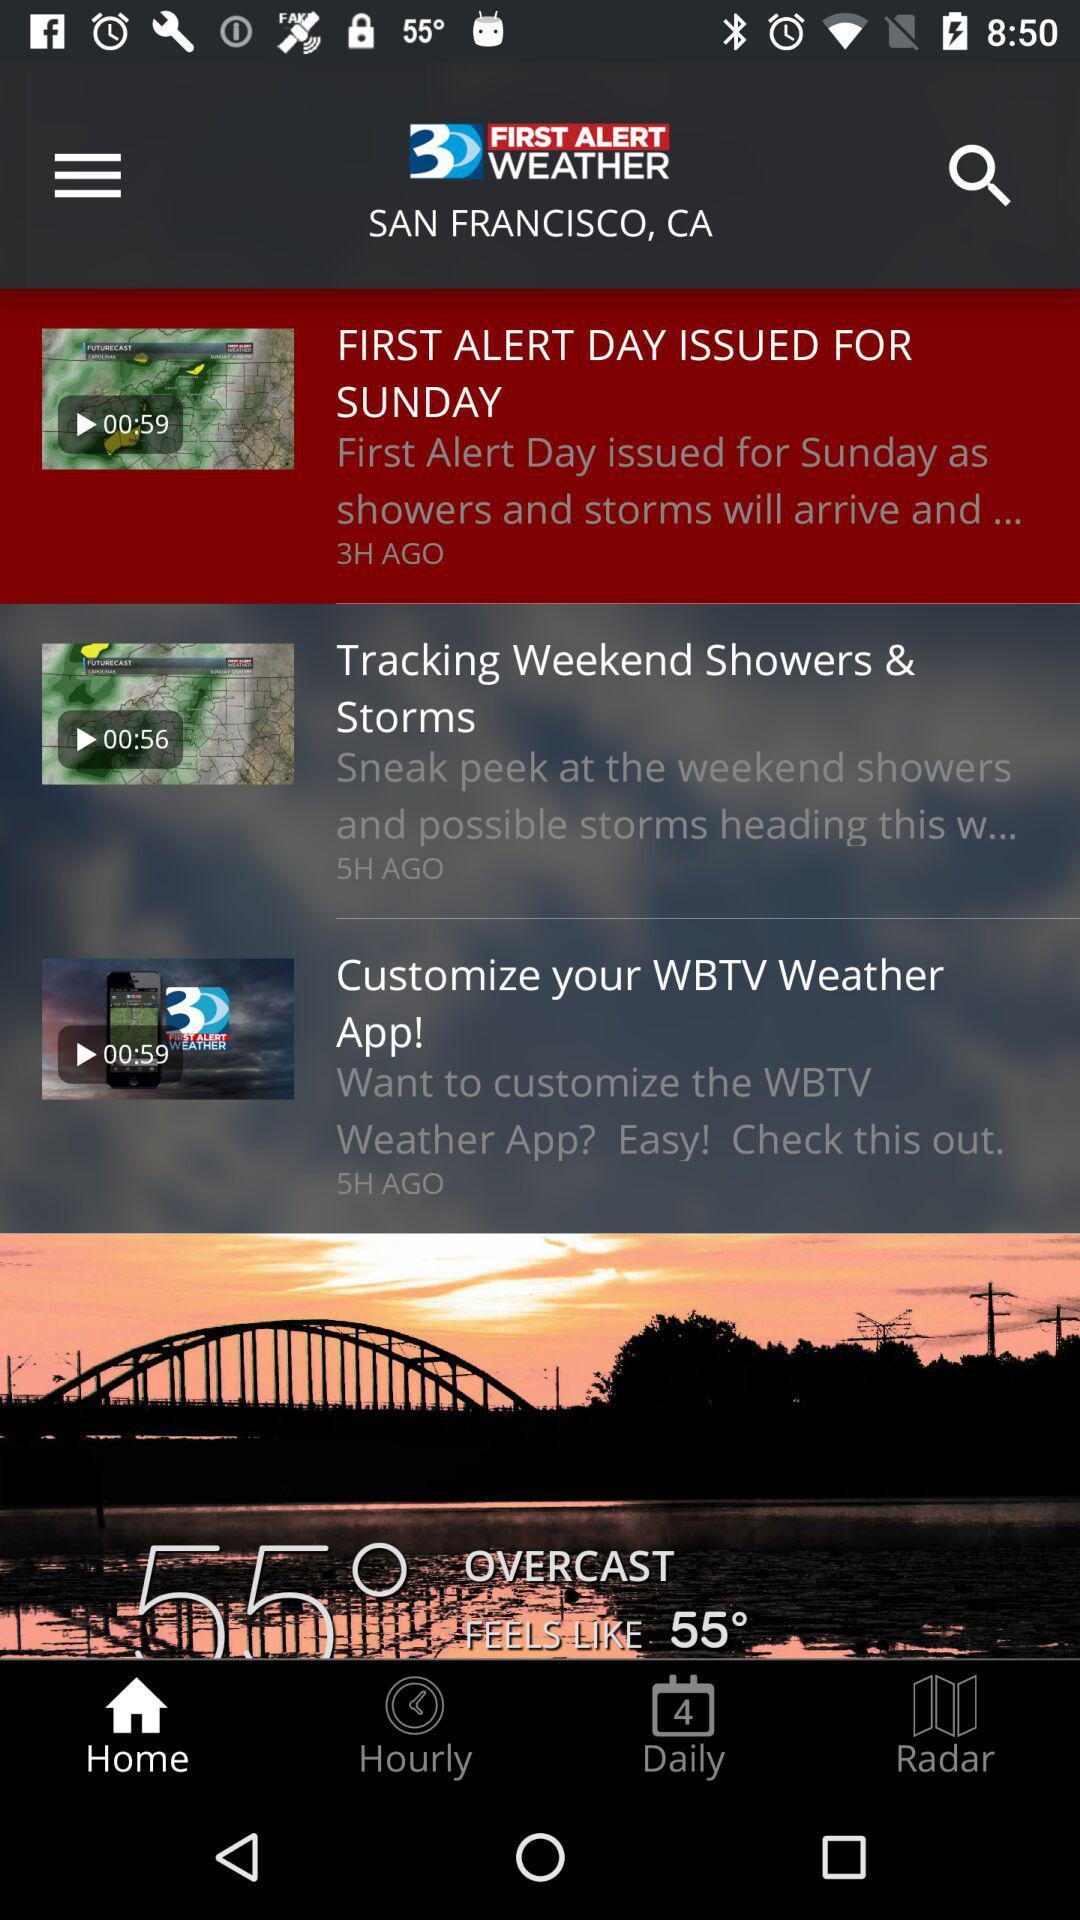 The image size is (1080, 1920). What do you see at coordinates (413, 1726) in the screenshot?
I see `hourly icon` at bounding box center [413, 1726].